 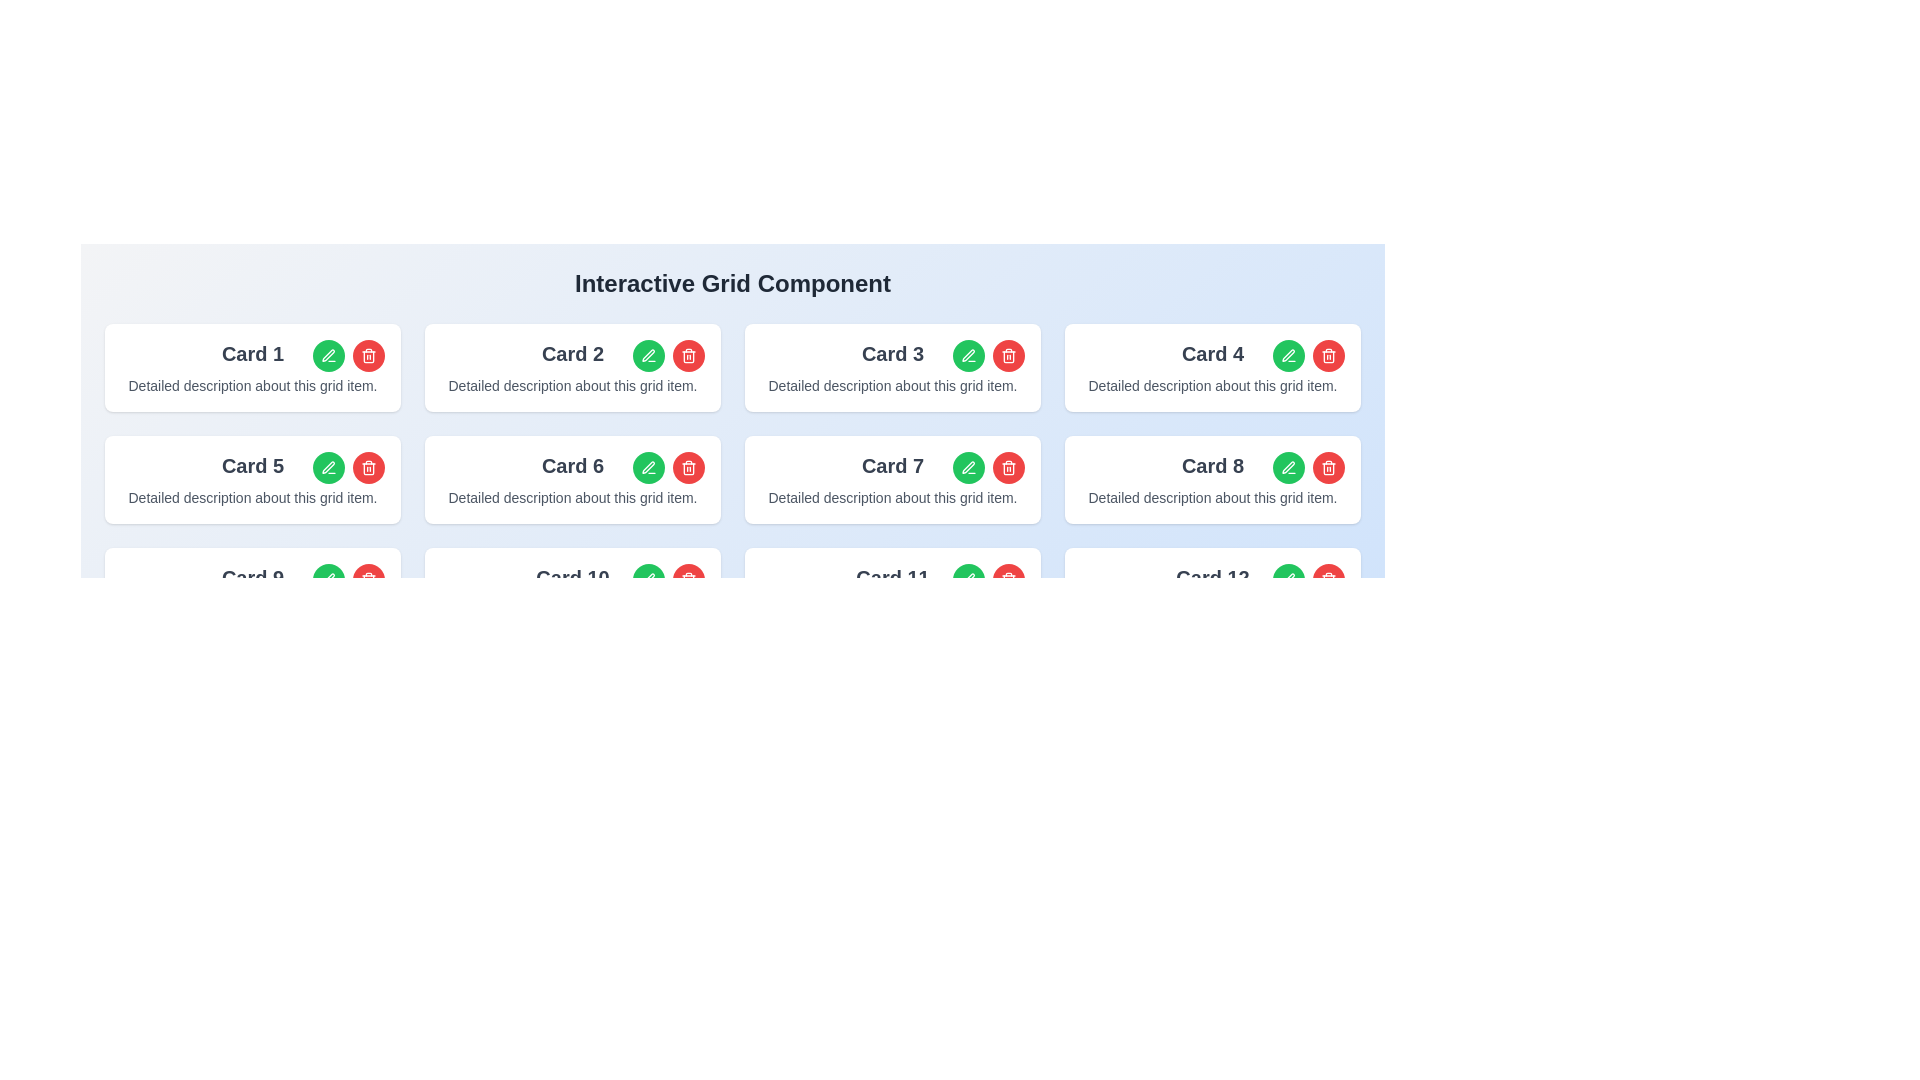 What do you see at coordinates (891, 353) in the screenshot?
I see `the title text 'Card 3' displayed in bold and large font within the card located in the first row and third column of the grid layout` at bounding box center [891, 353].